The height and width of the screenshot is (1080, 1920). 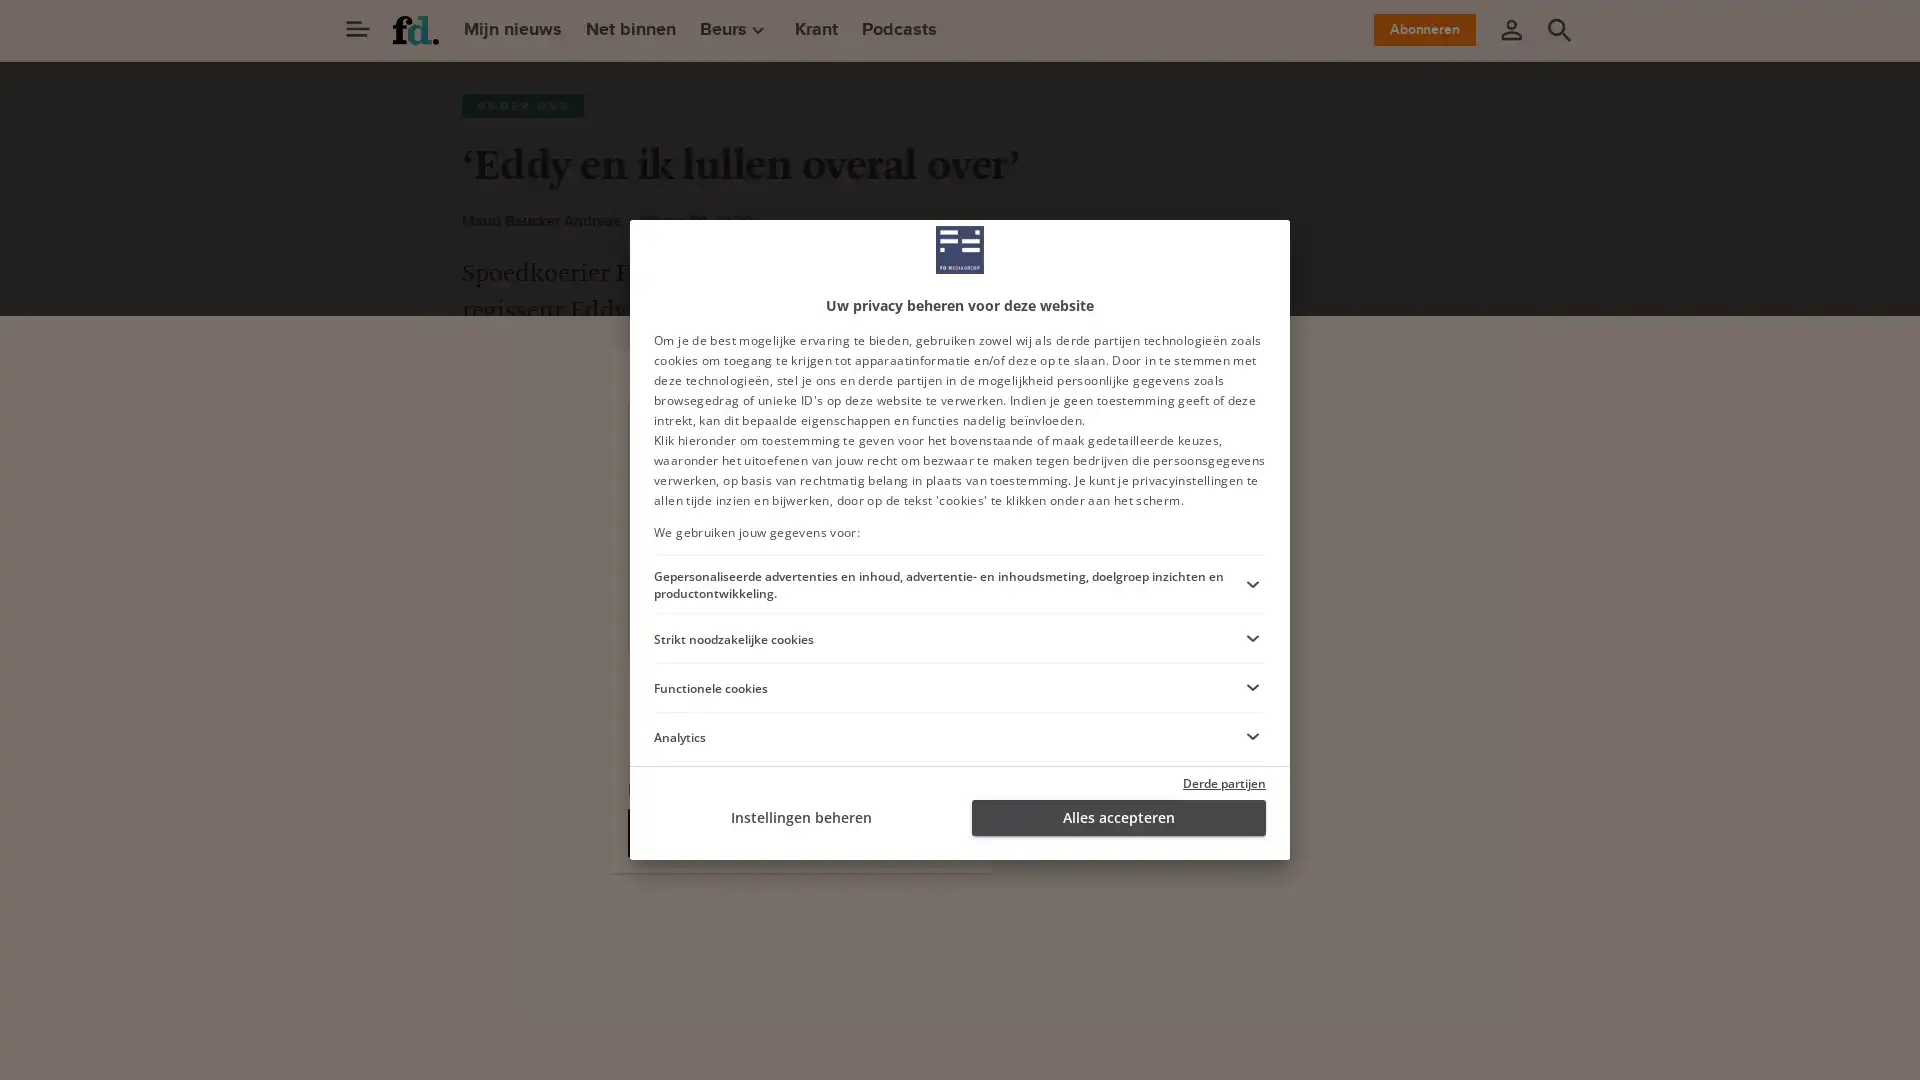 I want to click on Ga verder, so click(x=801, y=605).